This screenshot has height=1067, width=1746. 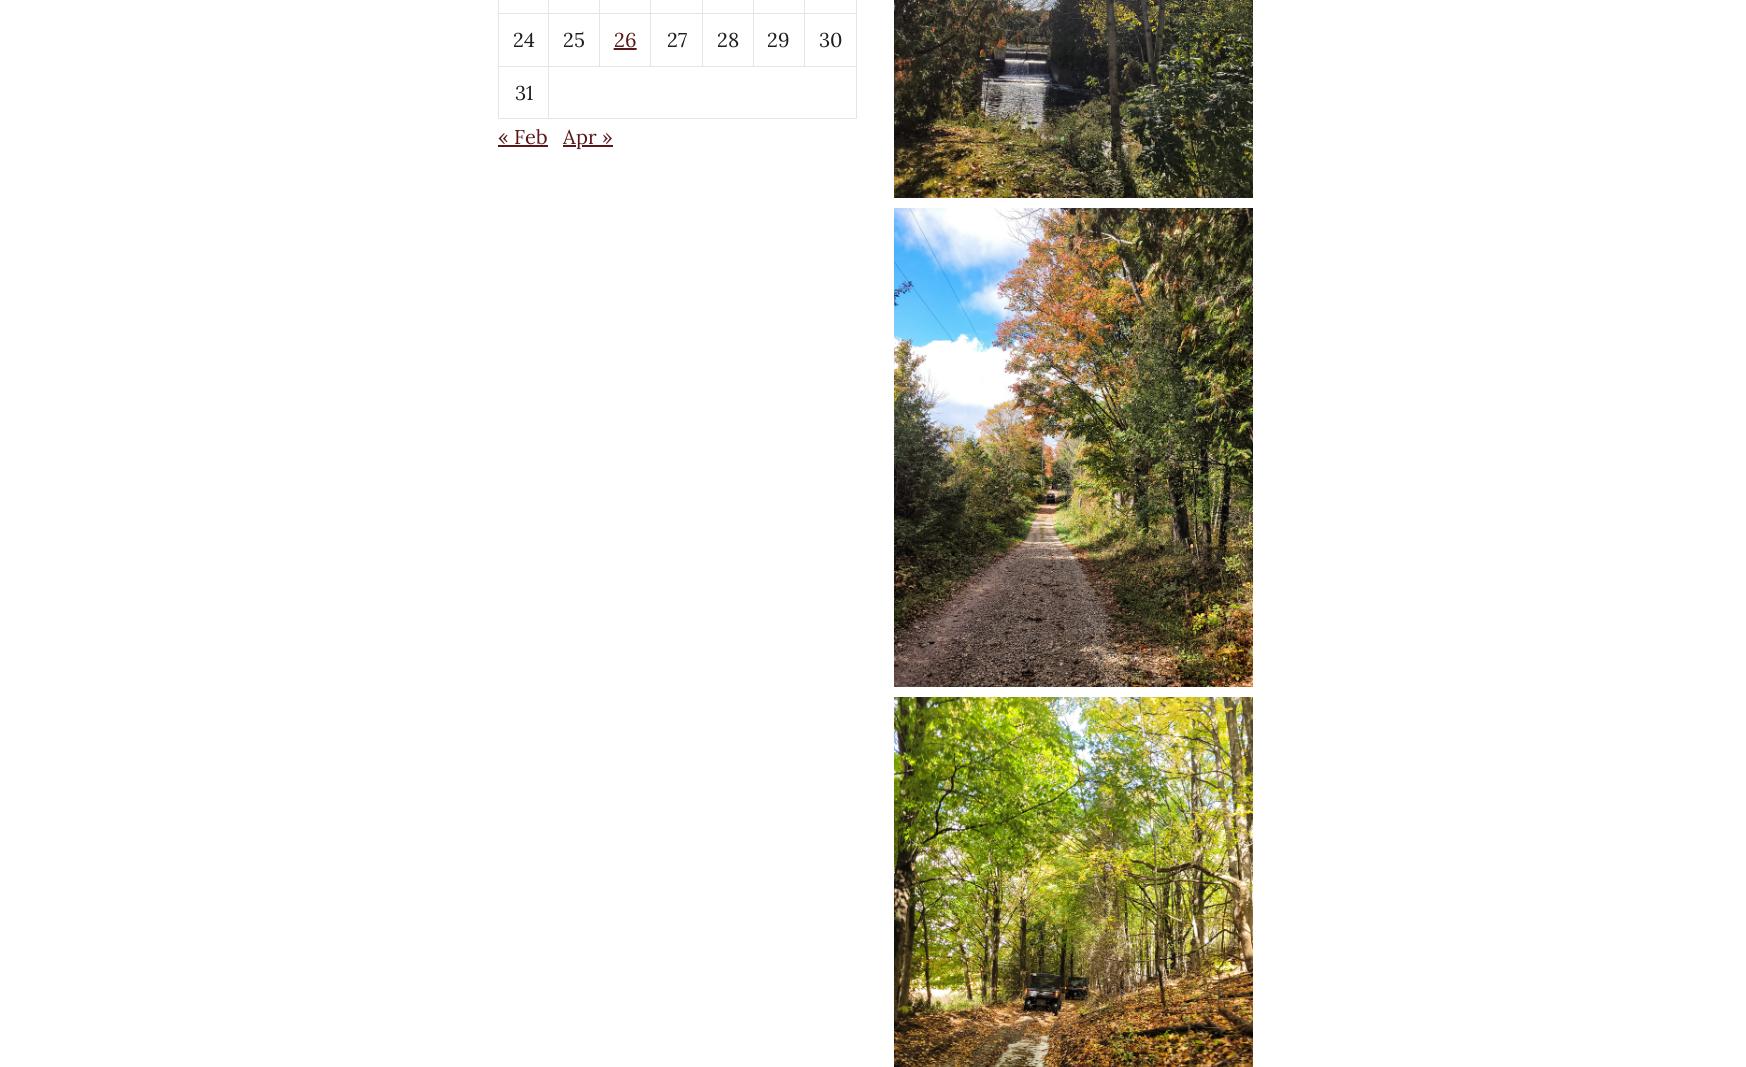 What do you see at coordinates (497, 135) in the screenshot?
I see `'« Feb'` at bounding box center [497, 135].